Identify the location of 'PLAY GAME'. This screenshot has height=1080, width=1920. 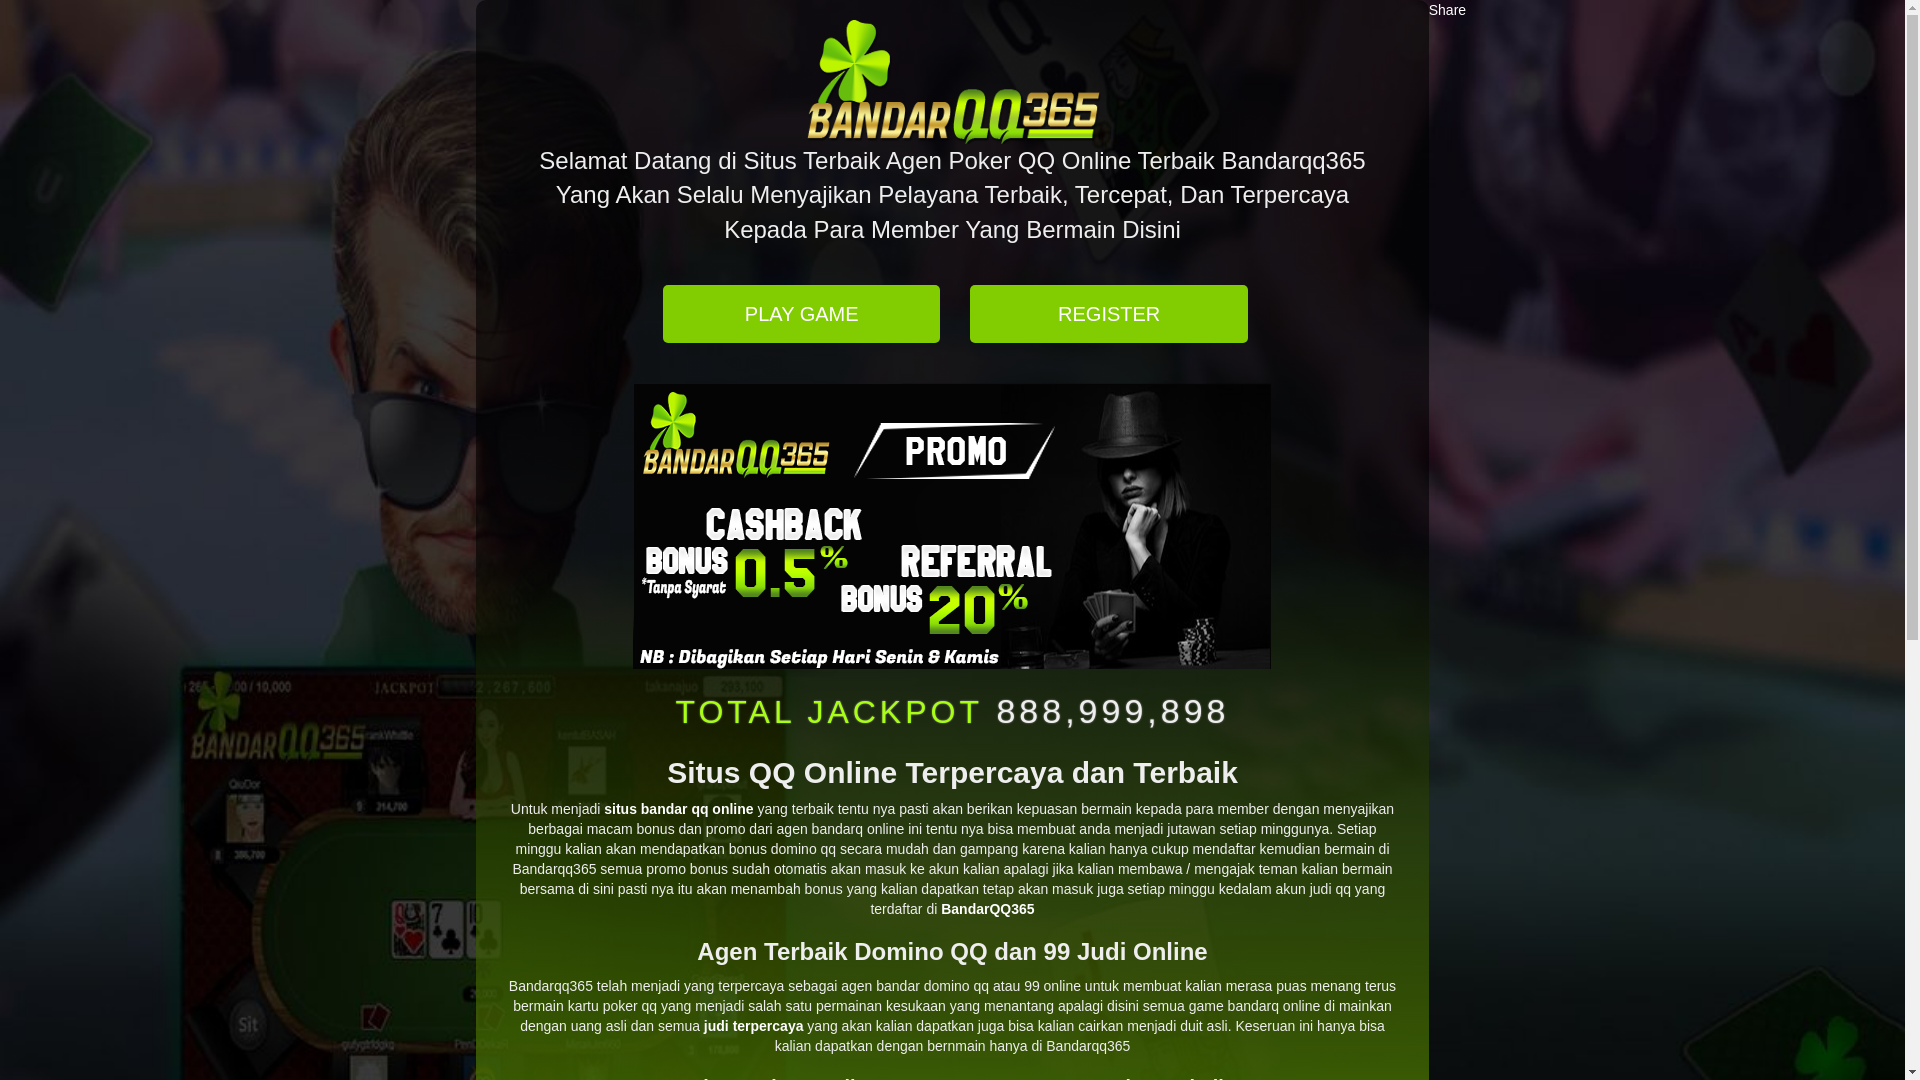
(801, 314).